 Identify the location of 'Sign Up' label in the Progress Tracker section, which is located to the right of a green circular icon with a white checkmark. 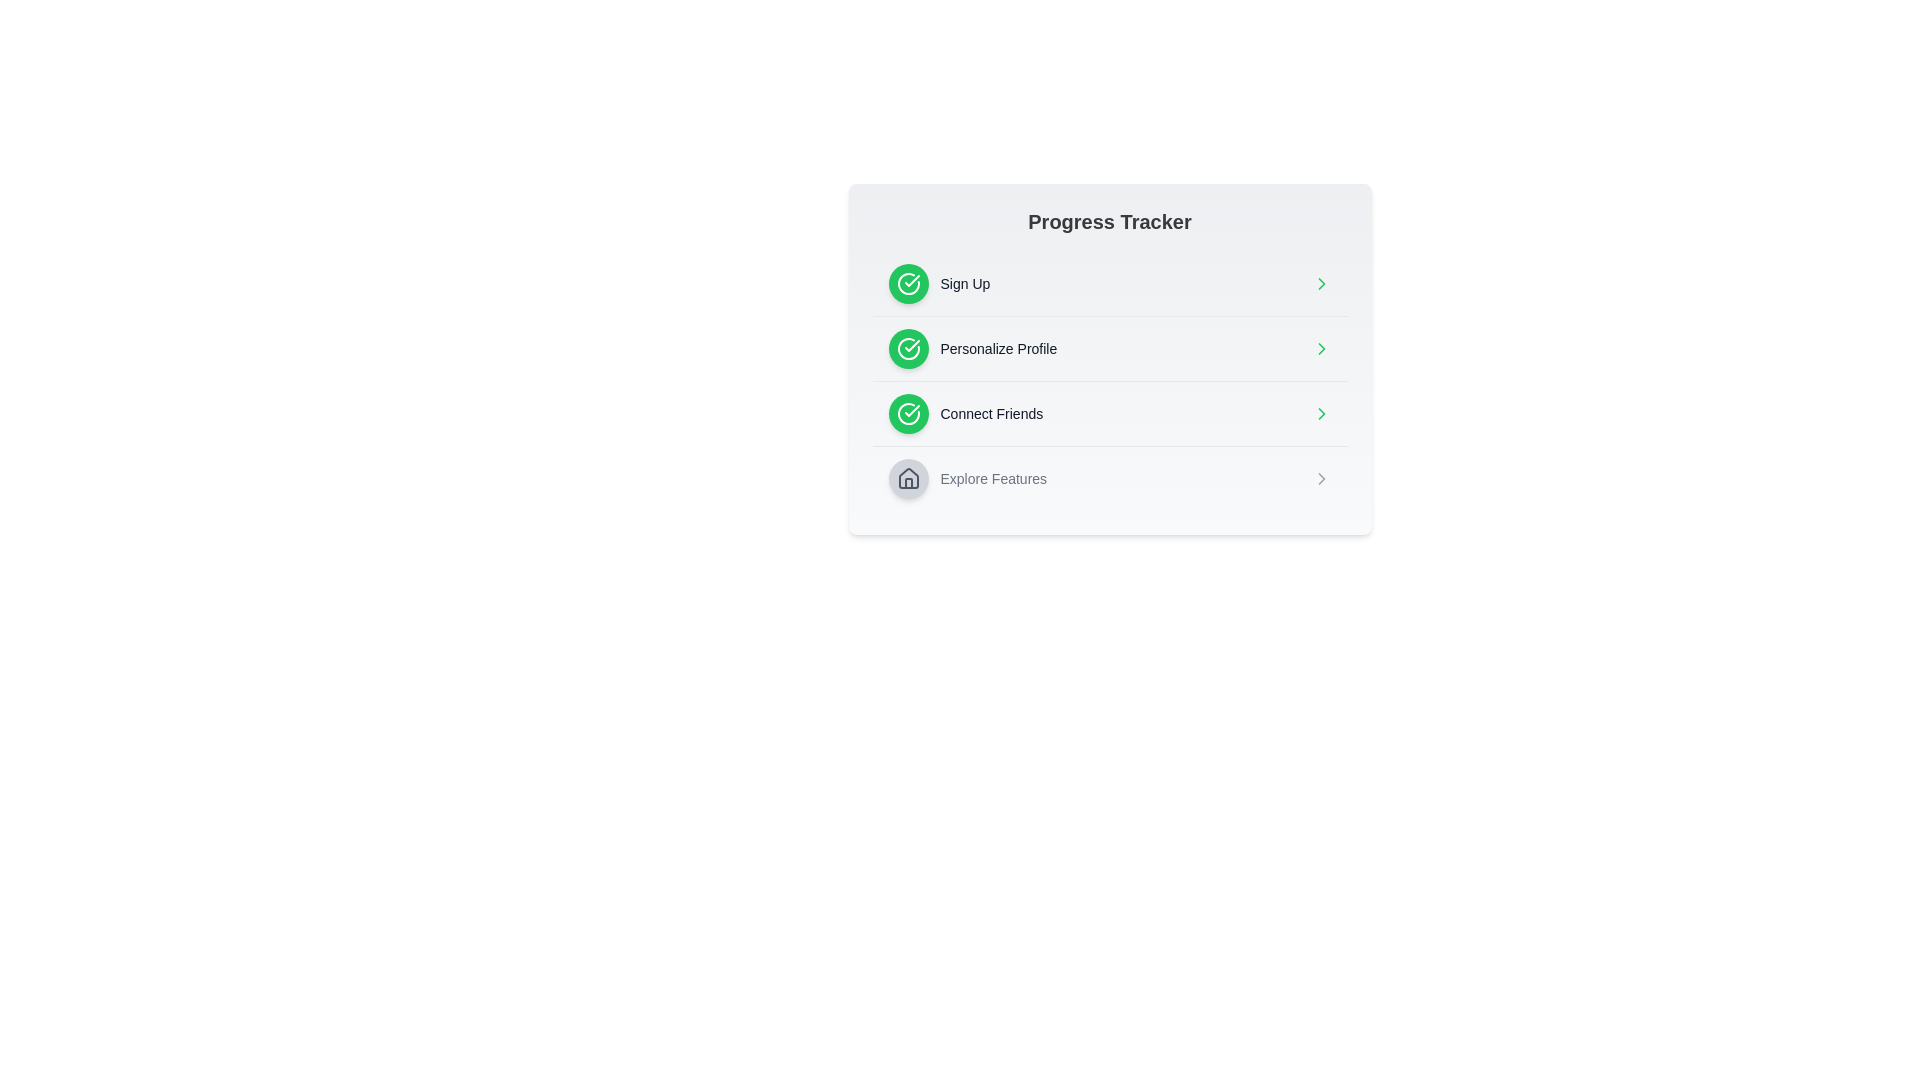
(965, 284).